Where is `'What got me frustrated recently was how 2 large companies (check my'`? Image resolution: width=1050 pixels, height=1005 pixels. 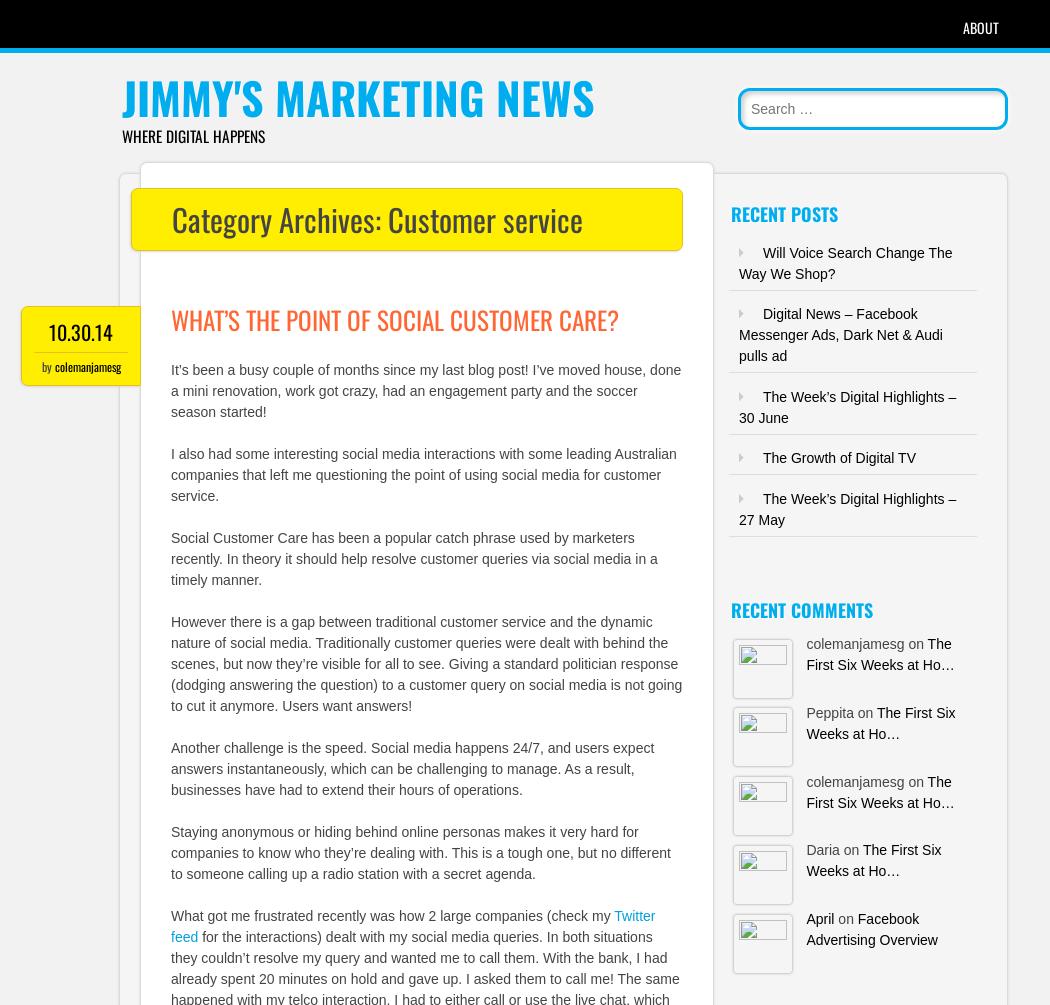 'What got me frustrated recently was how 2 large companies (check my' is located at coordinates (392, 913).